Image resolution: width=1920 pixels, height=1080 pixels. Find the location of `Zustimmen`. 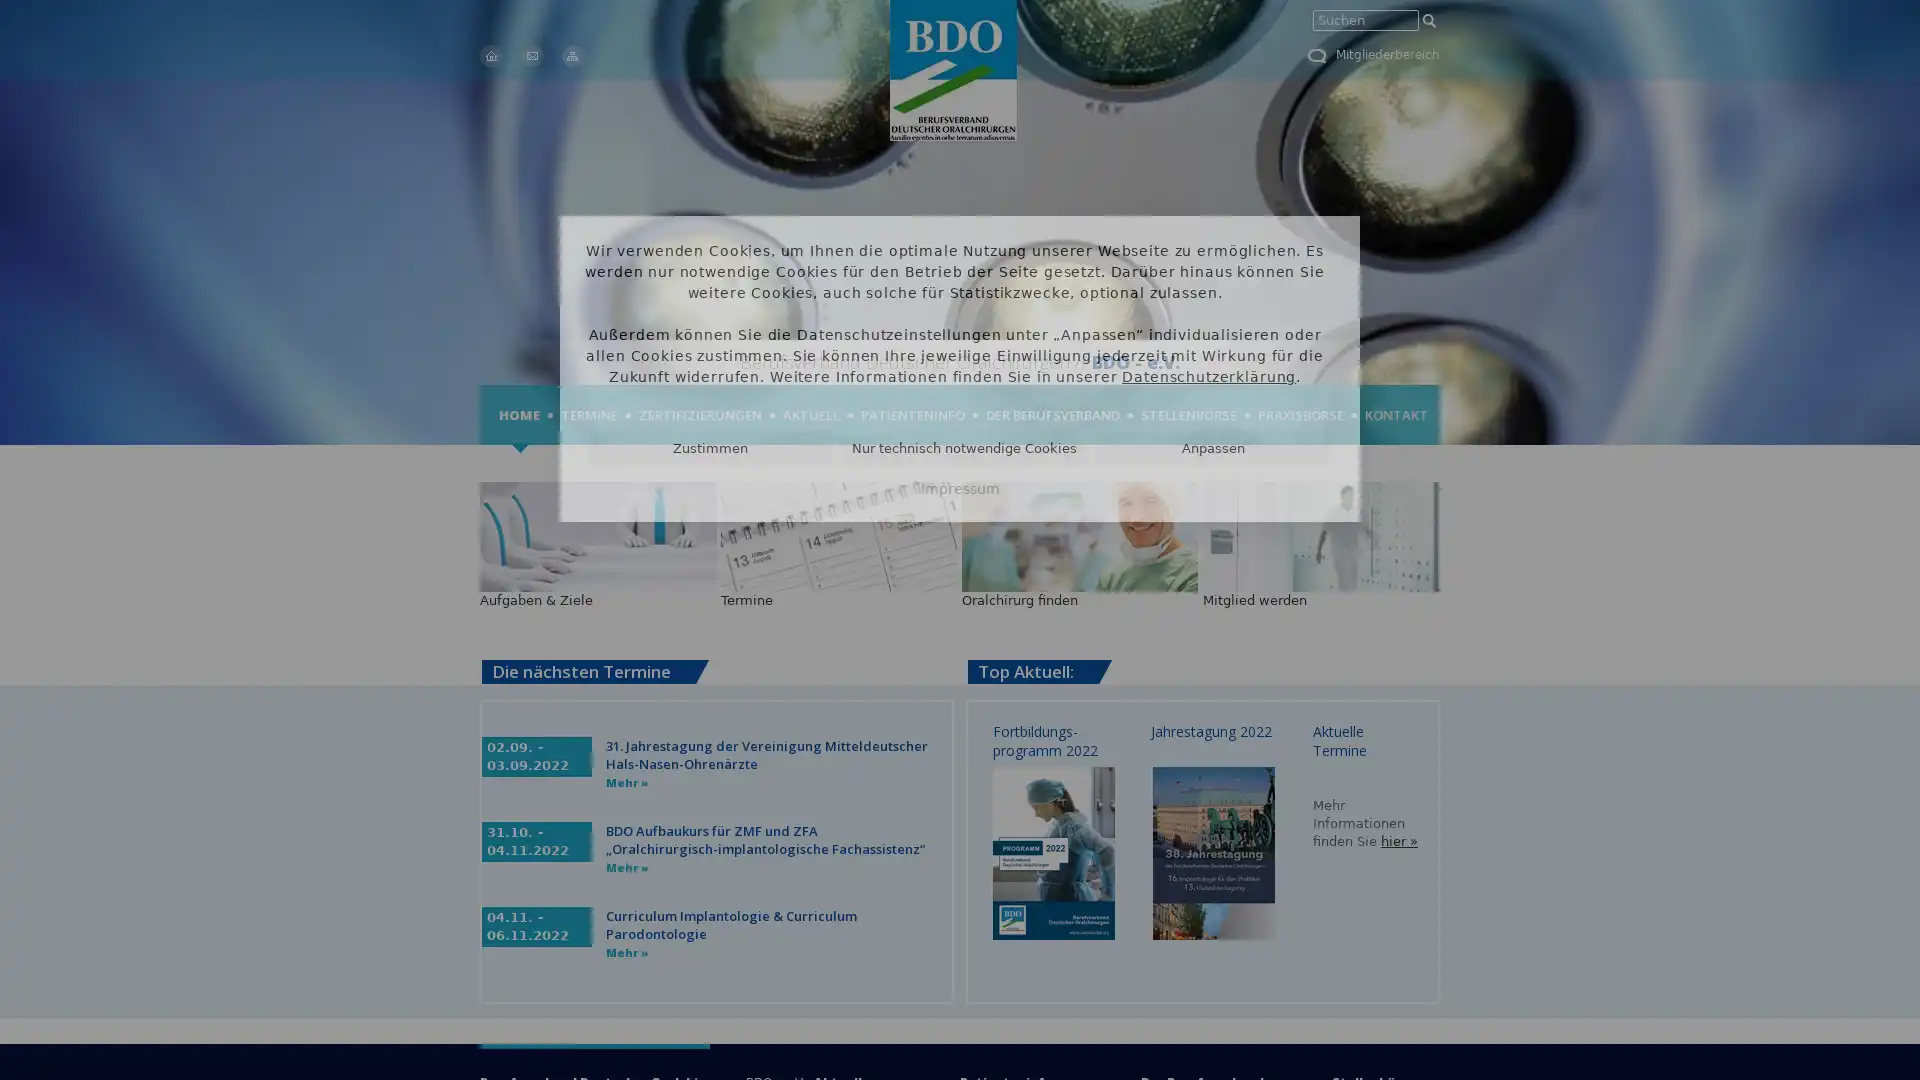

Zustimmen is located at coordinates (710, 447).